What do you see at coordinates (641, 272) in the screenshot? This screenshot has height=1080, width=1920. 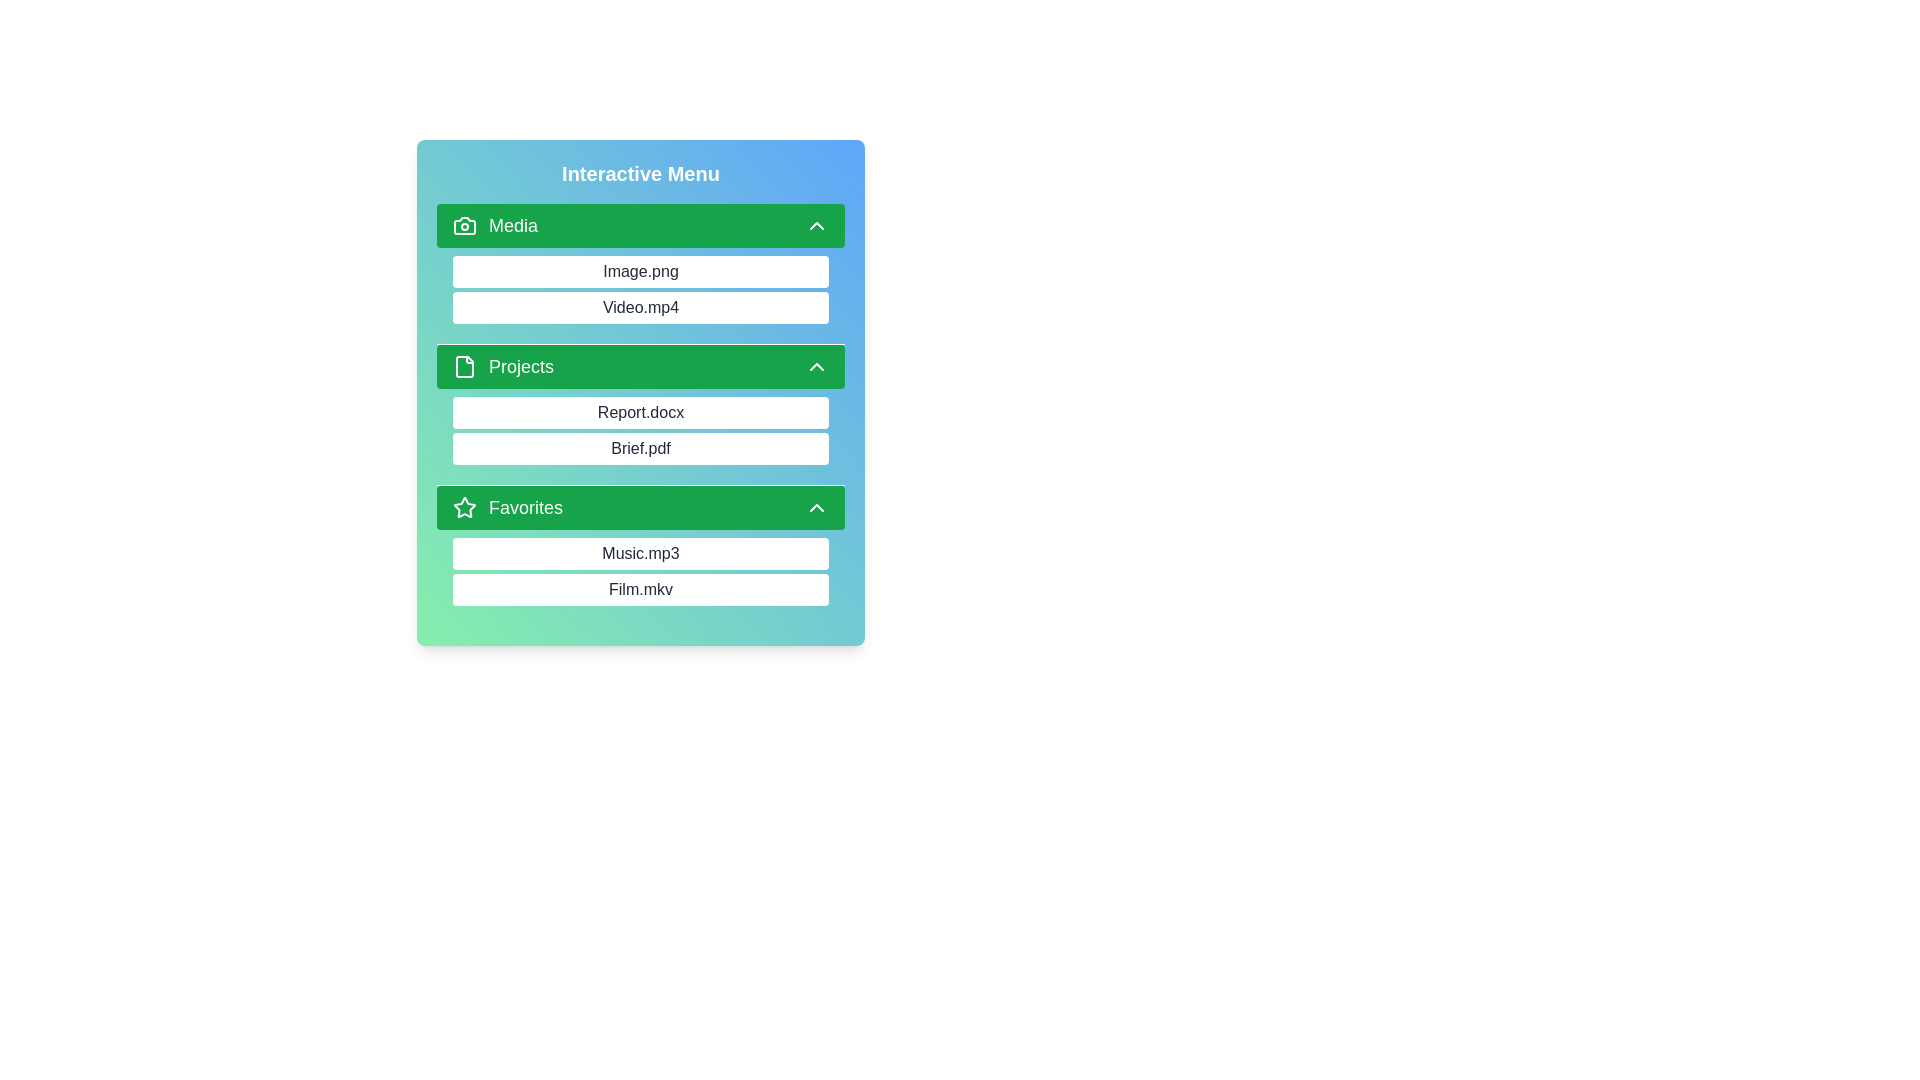 I see `the item Image.png to observe its hover effect` at bounding box center [641, 272].